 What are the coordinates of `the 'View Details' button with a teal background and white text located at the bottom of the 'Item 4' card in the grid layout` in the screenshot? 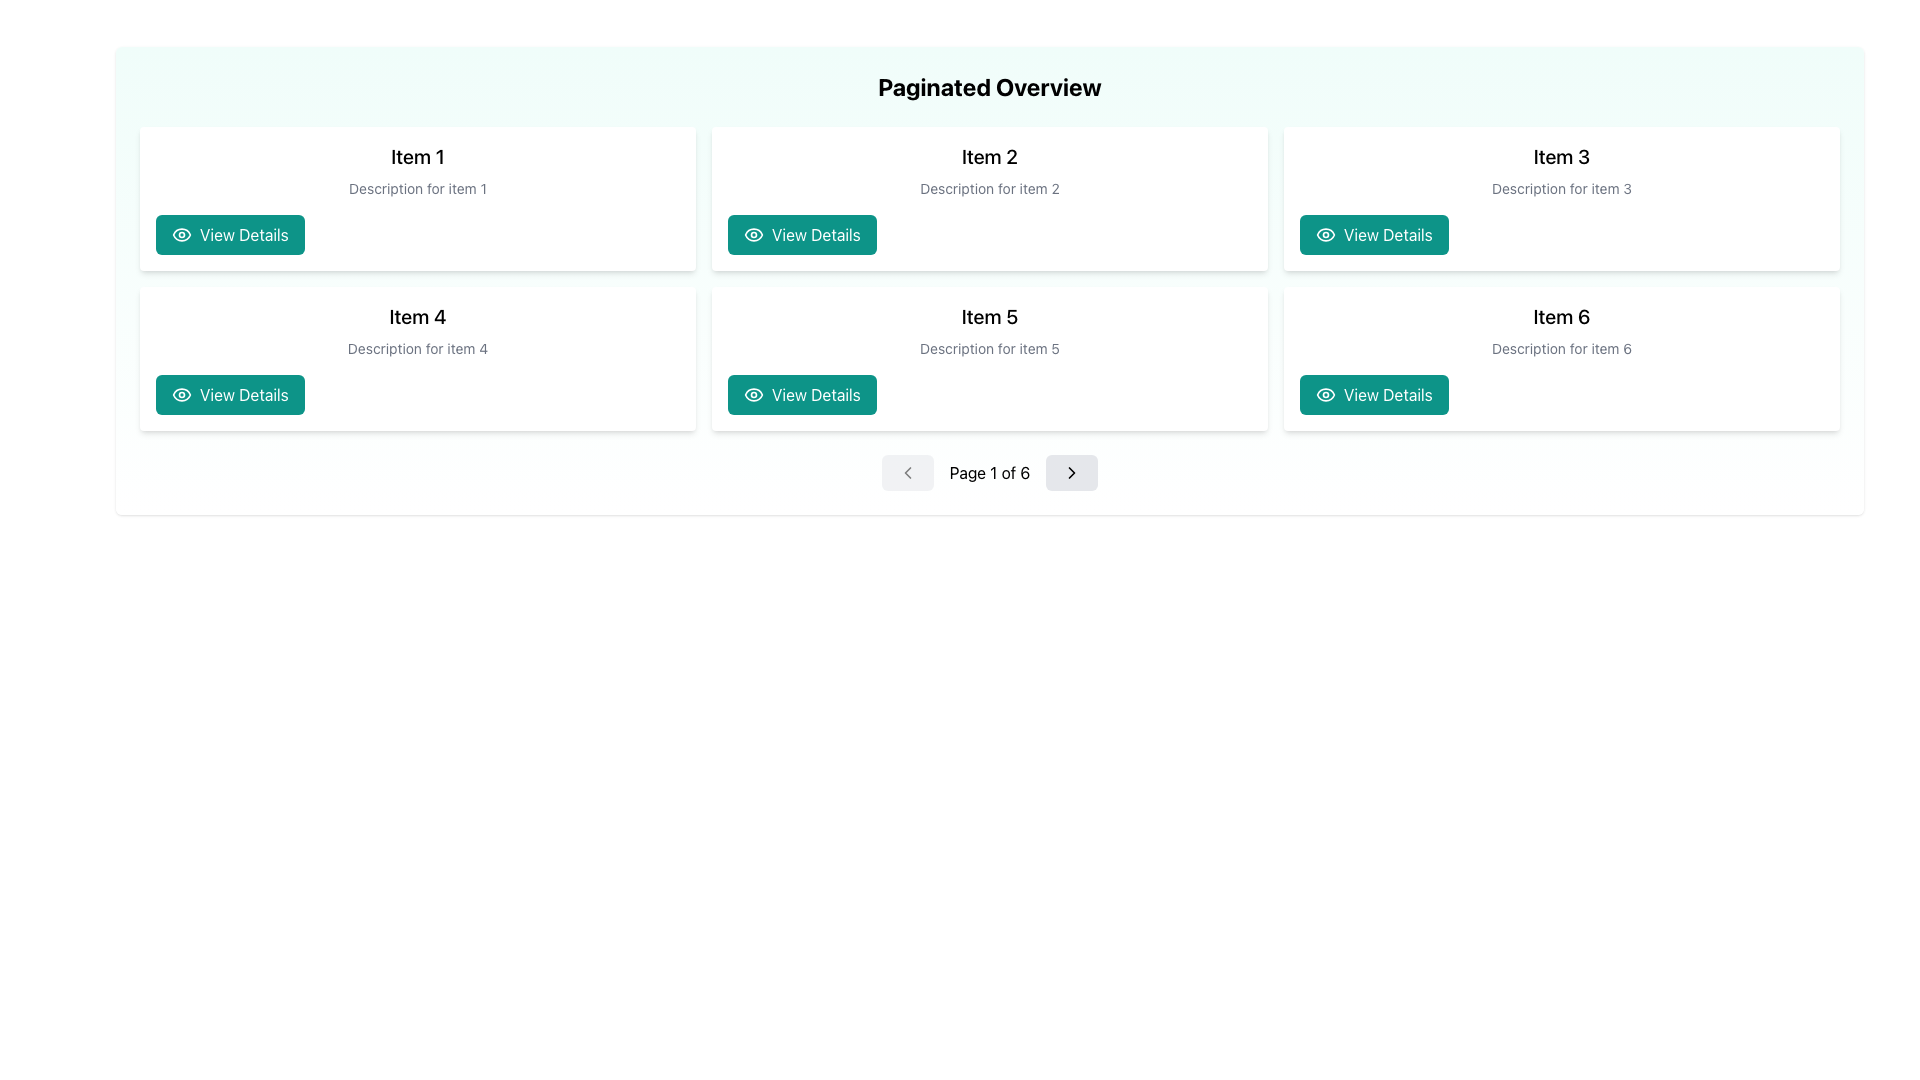 It's located at (230, 394).